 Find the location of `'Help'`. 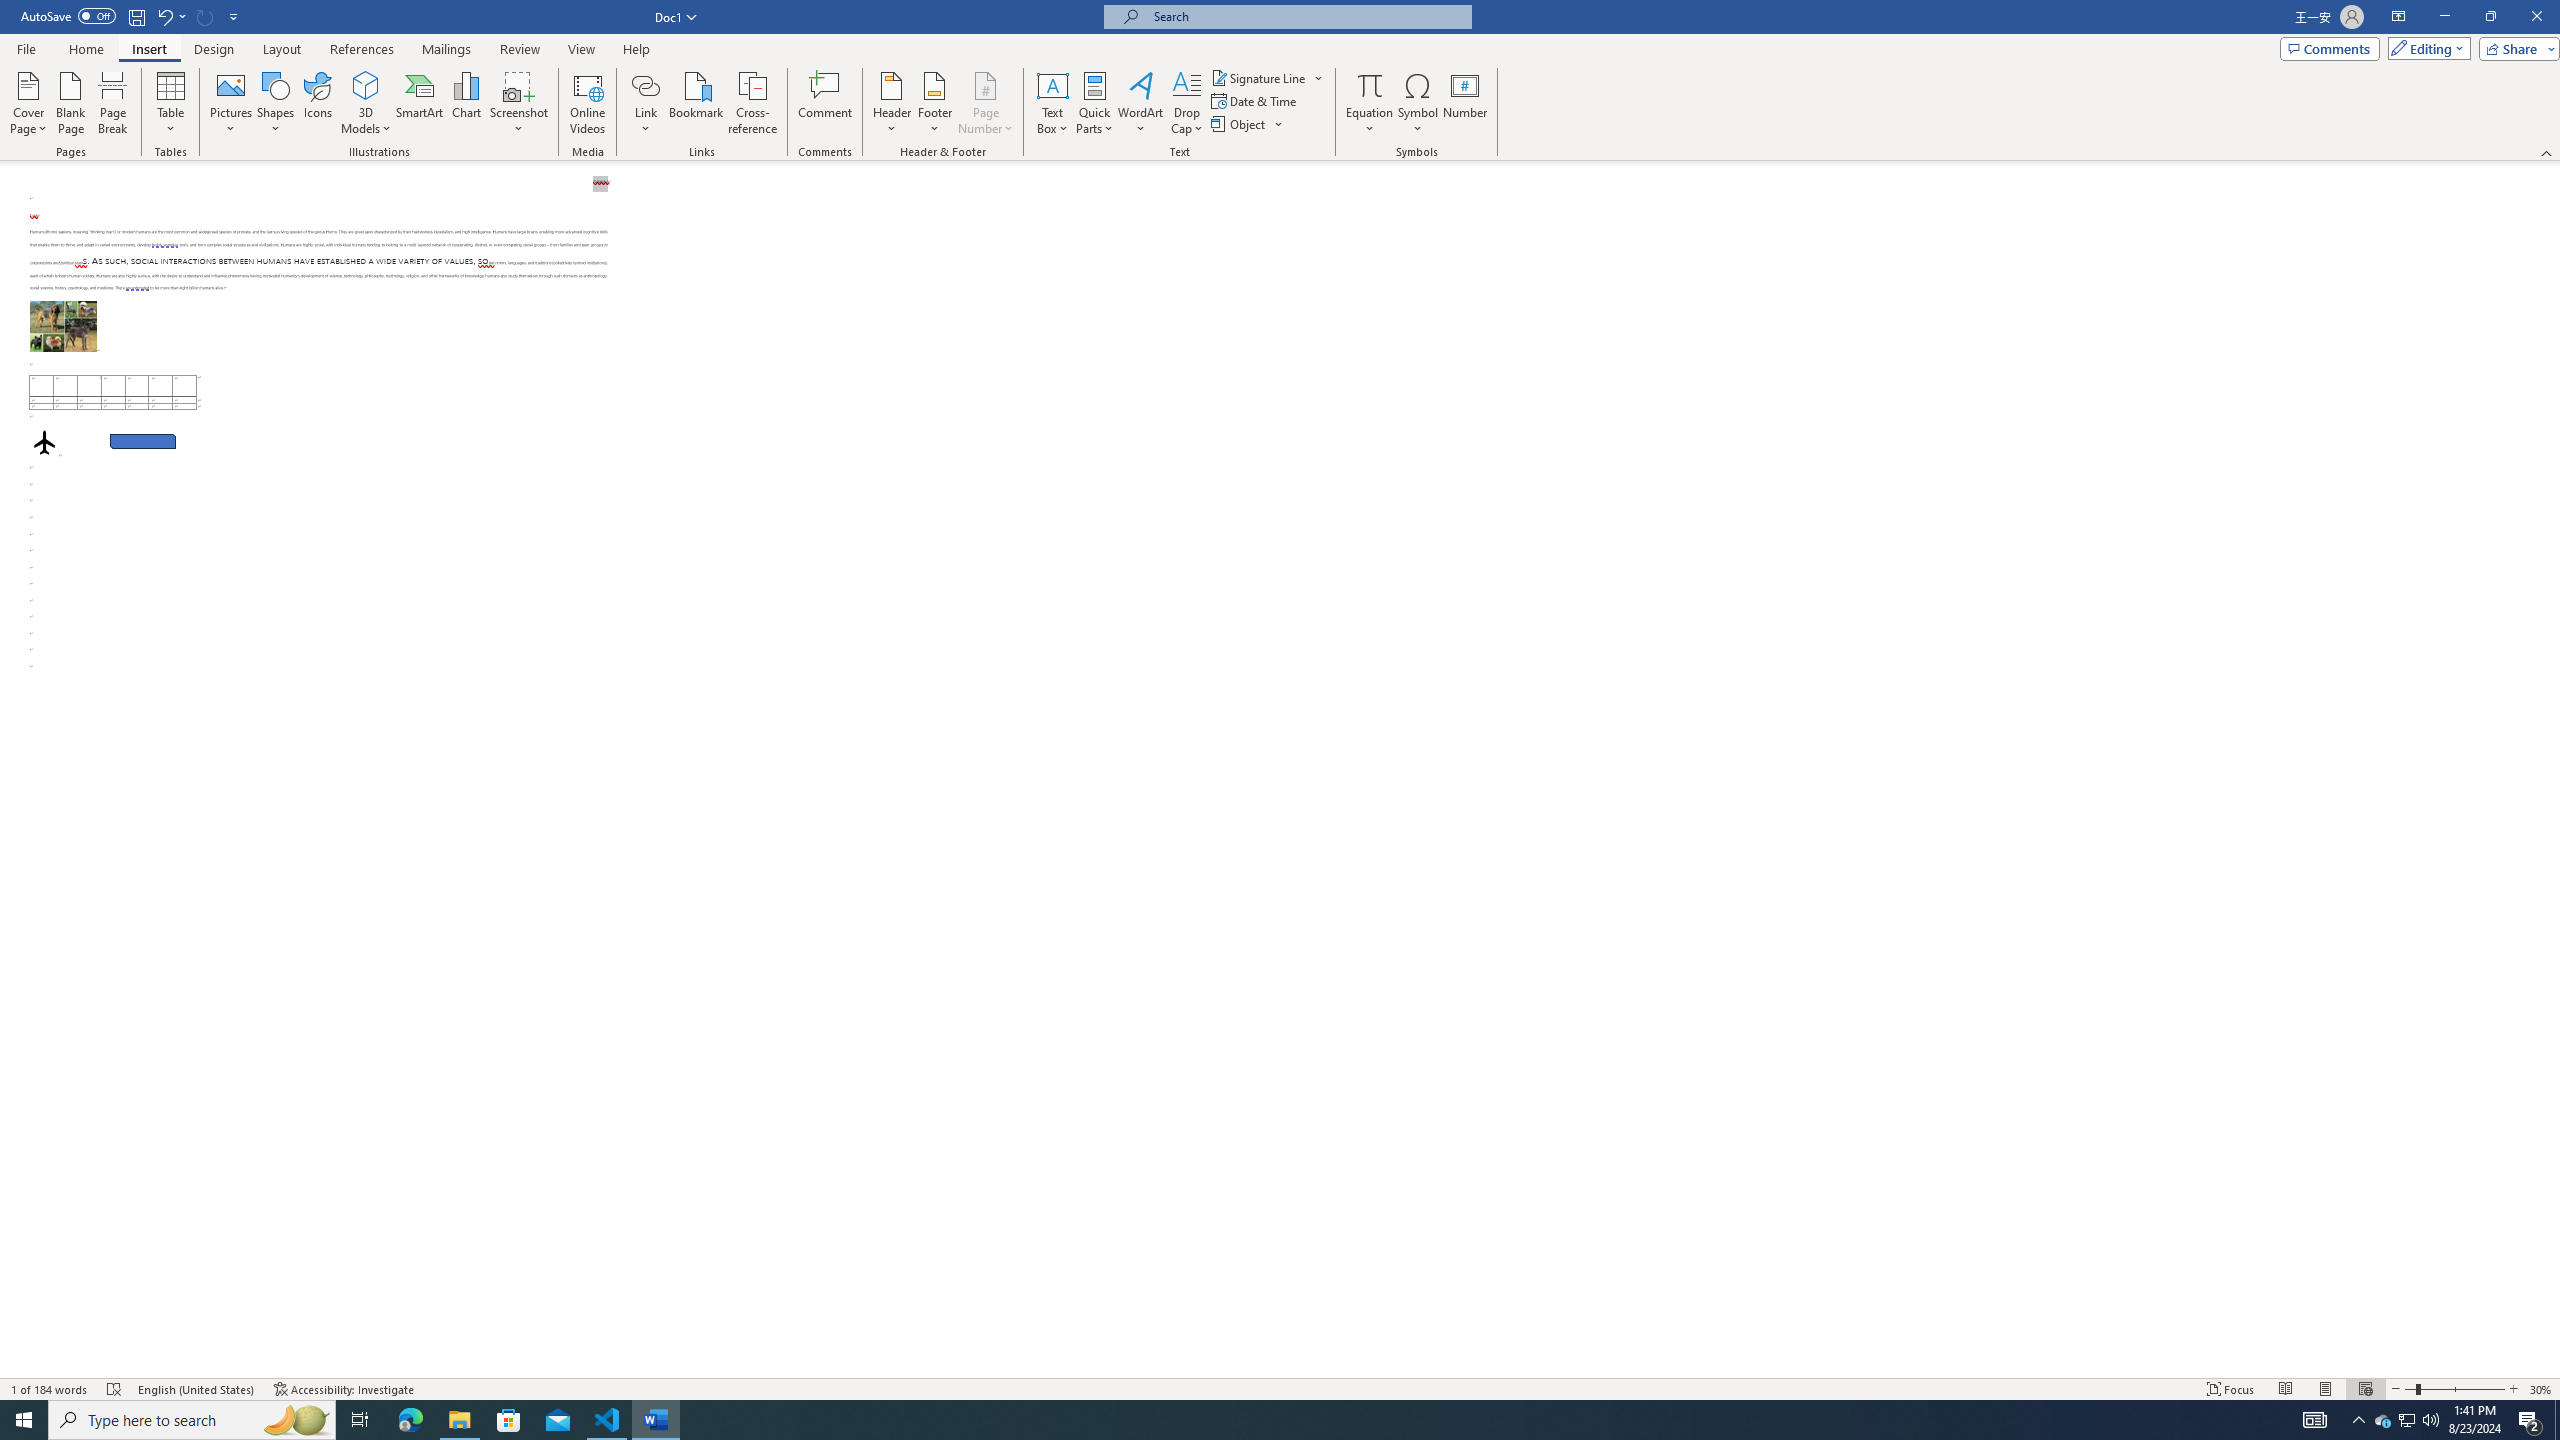

'Help' is located at coordinates (635, 49).